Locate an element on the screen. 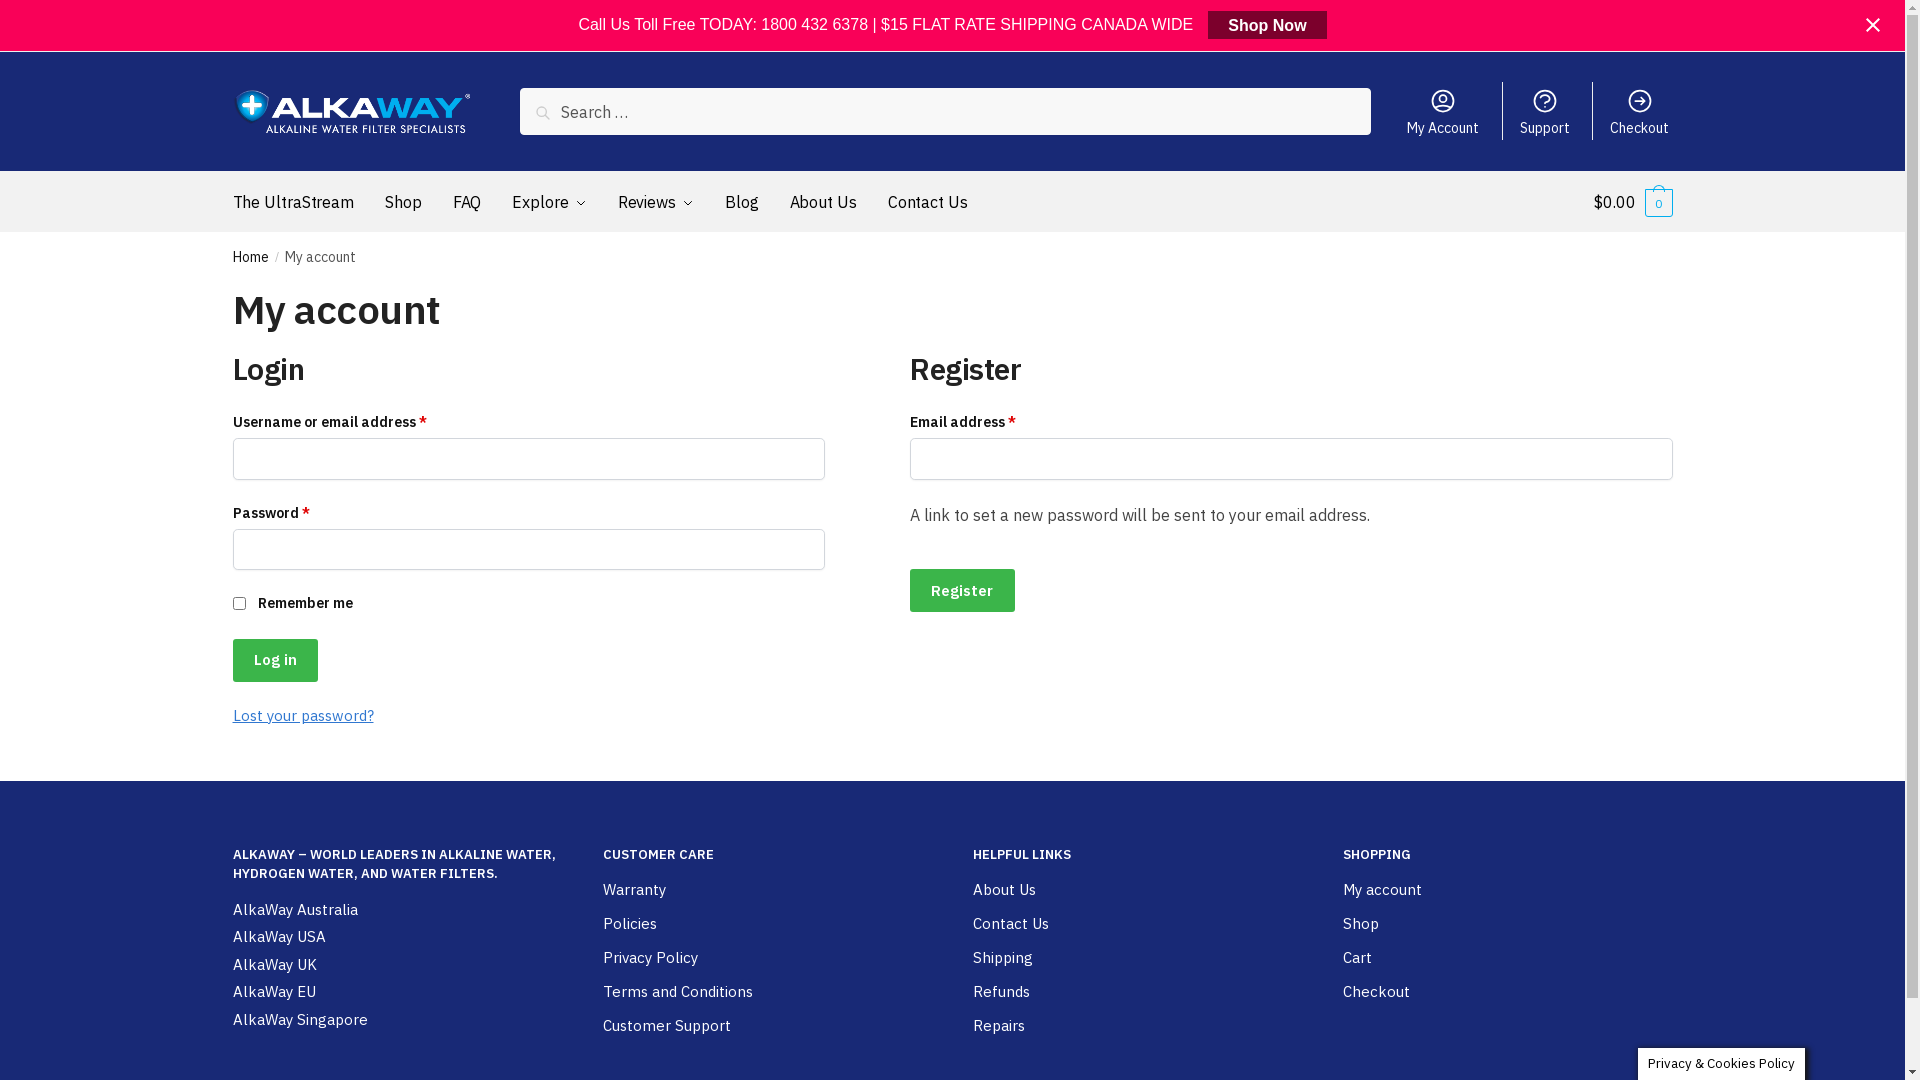  'Cart' is located at coordinates (1342, 957).